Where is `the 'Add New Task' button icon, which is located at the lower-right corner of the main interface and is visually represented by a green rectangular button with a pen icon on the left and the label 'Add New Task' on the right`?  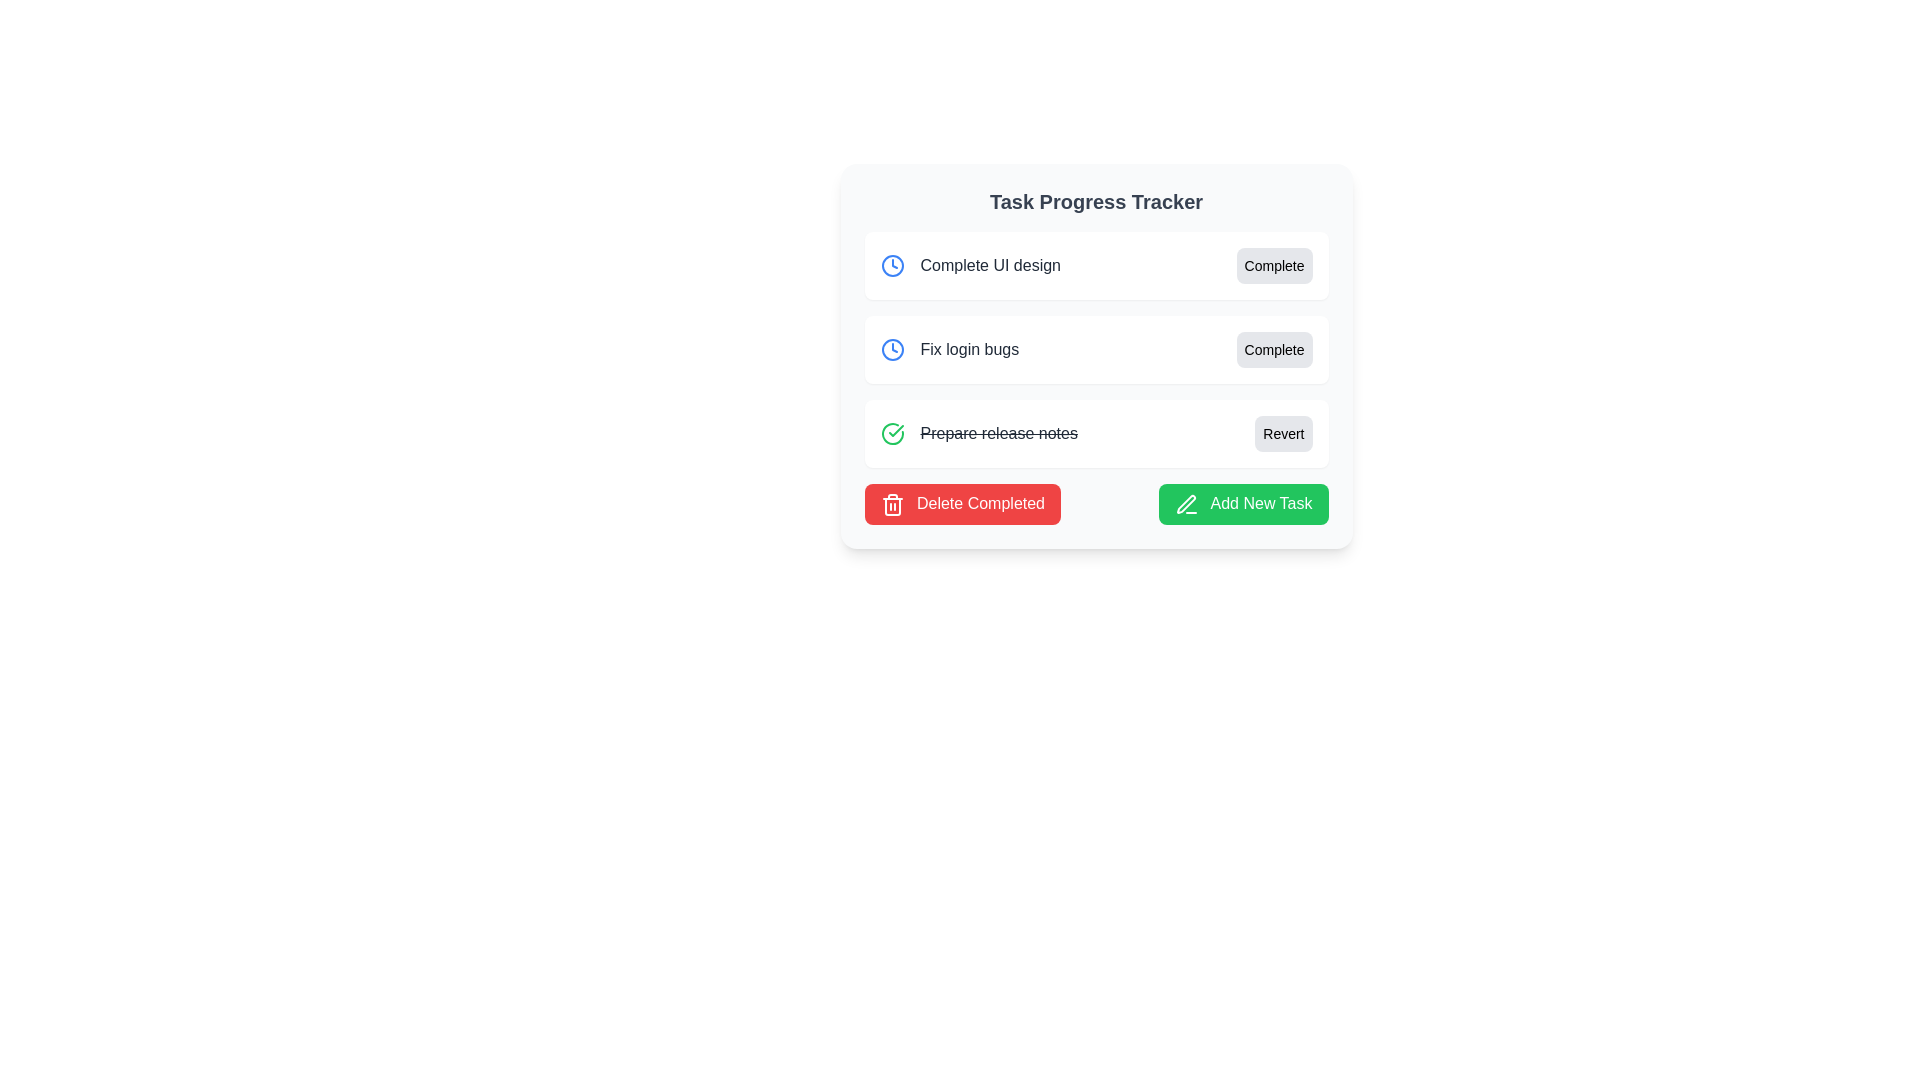 the 'Add New Task' button icon, which is located at the lower-right corner of the main interface and is visually represented by a green rectangular button with a pen icon on the left and the label 'Add New Task' on the right is located at coordinates (1186, 503).